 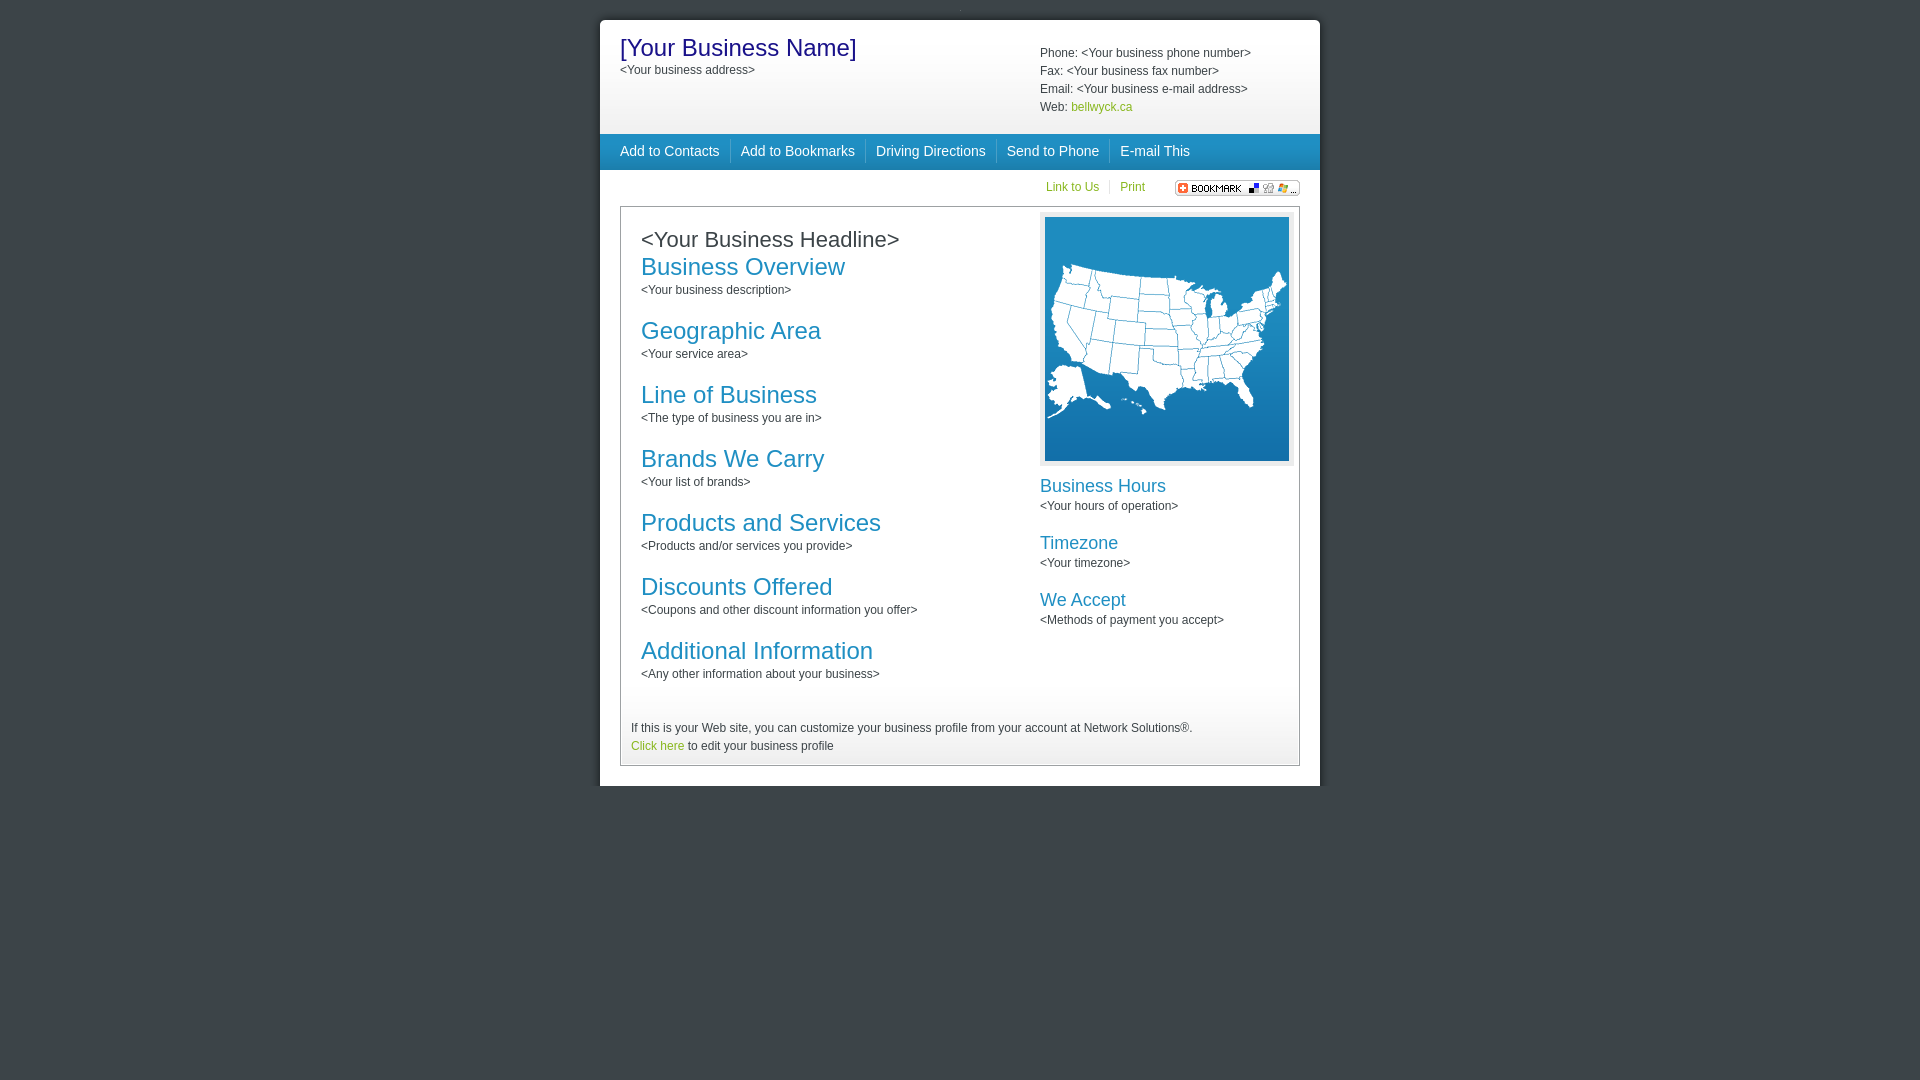 What do you see at coordinates (629, 745) in the screenshot?
I see `'Click here'` at bounding box center [629, 745].